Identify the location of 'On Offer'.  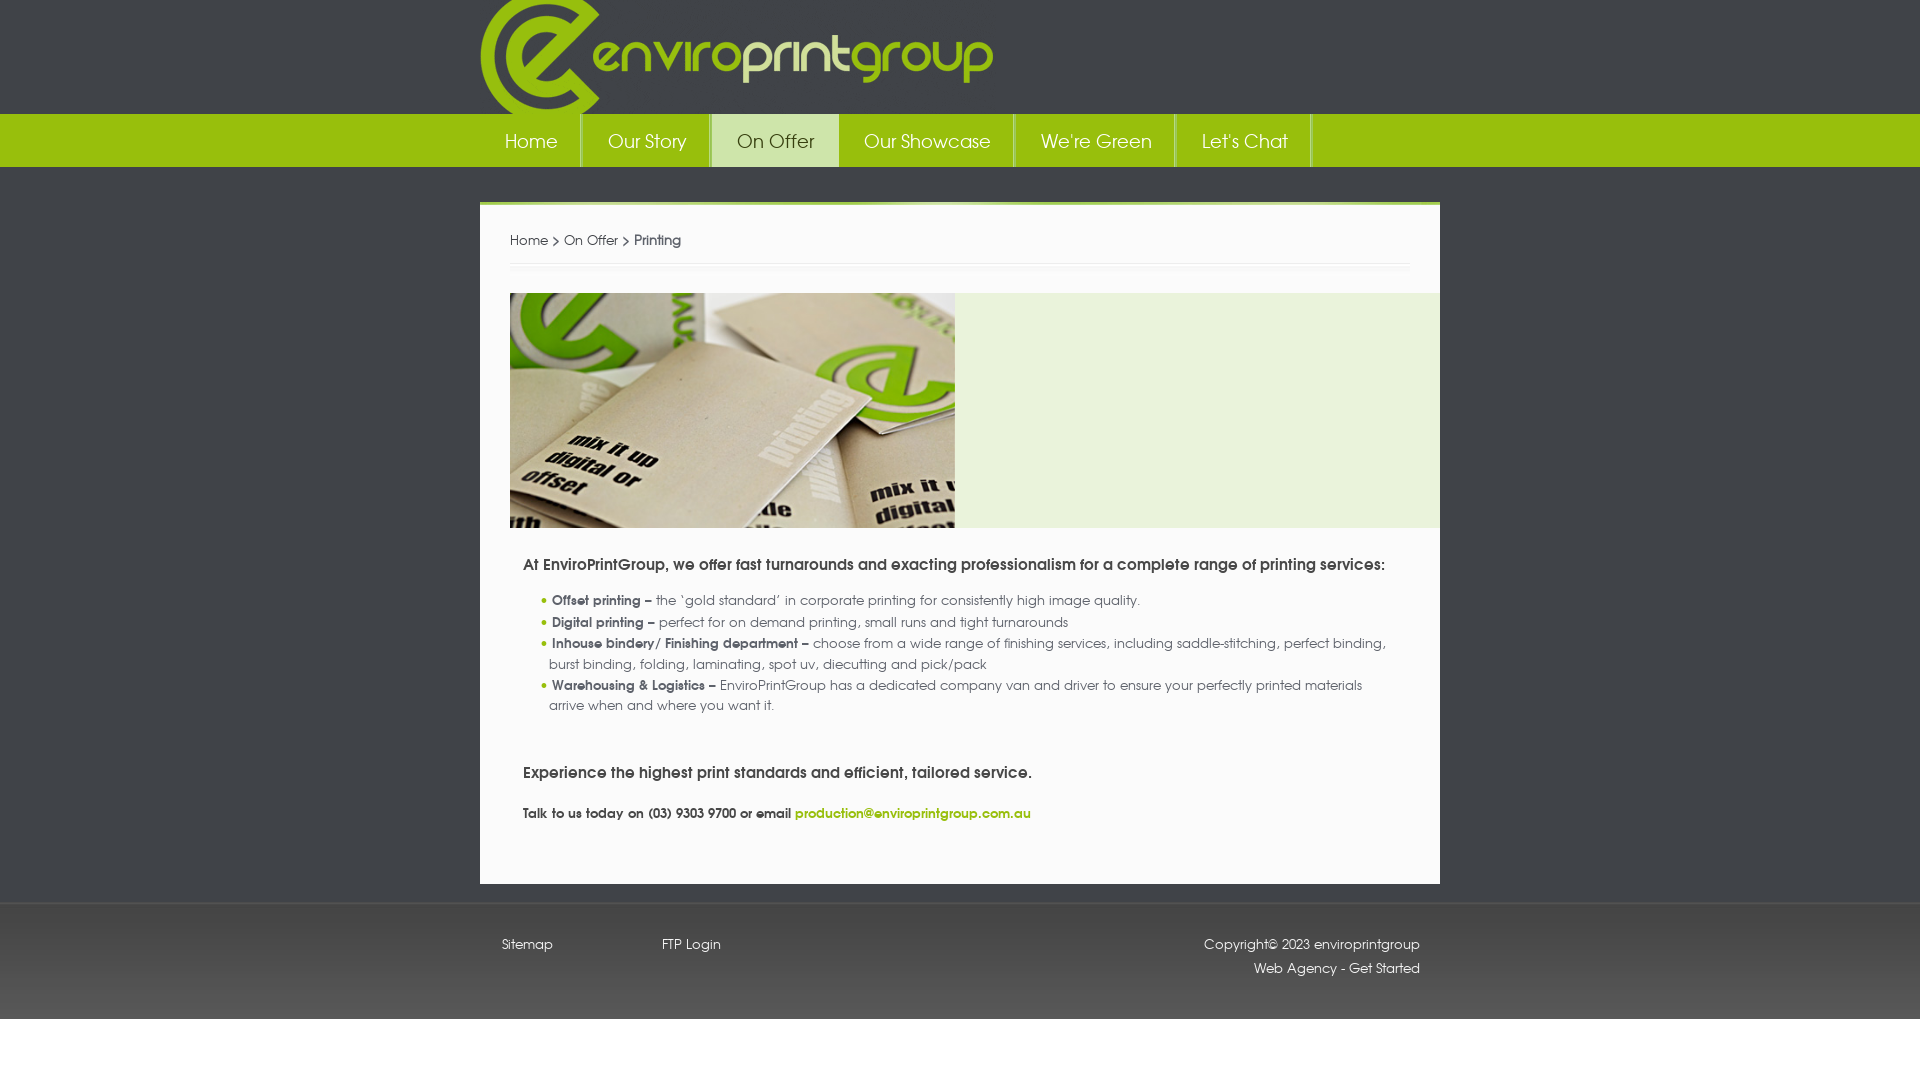
(774, 139).